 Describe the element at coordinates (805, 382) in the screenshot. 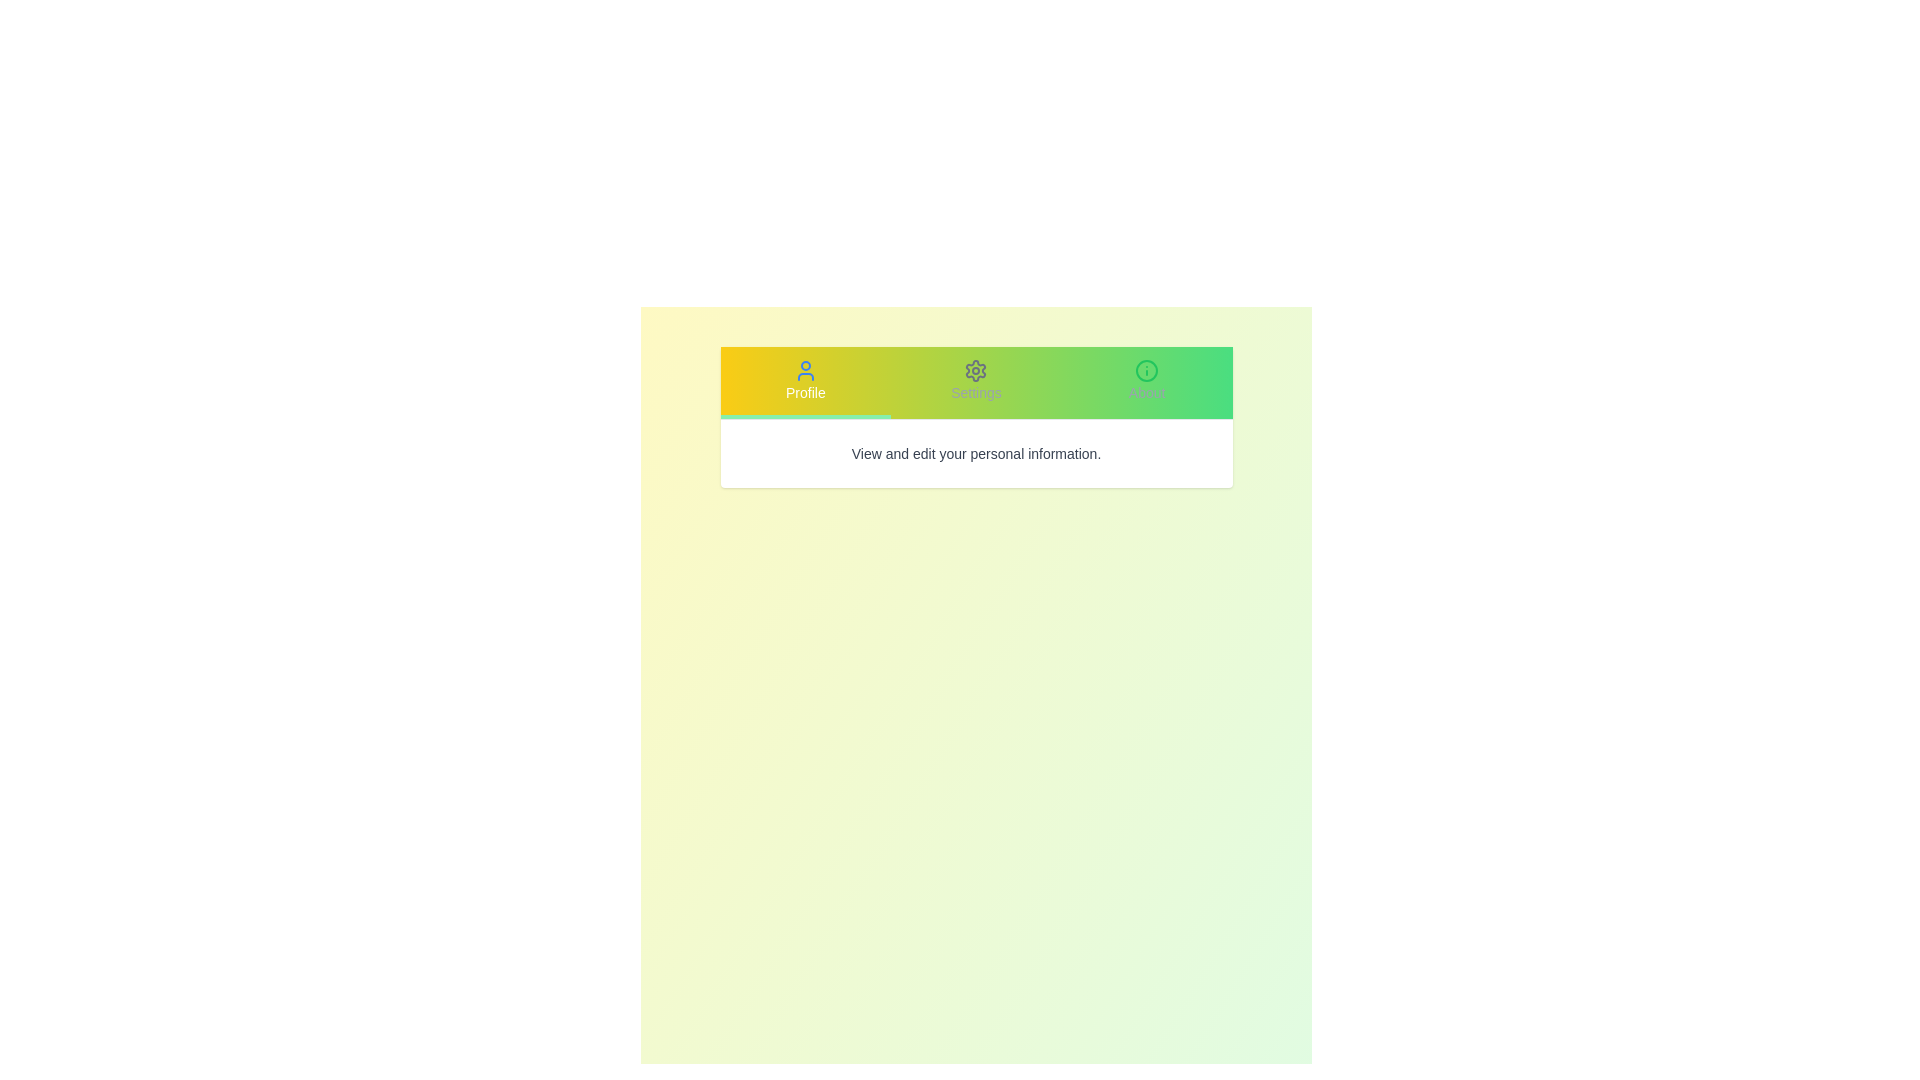

I see `the 'Profile' tab to view its content` at that location.